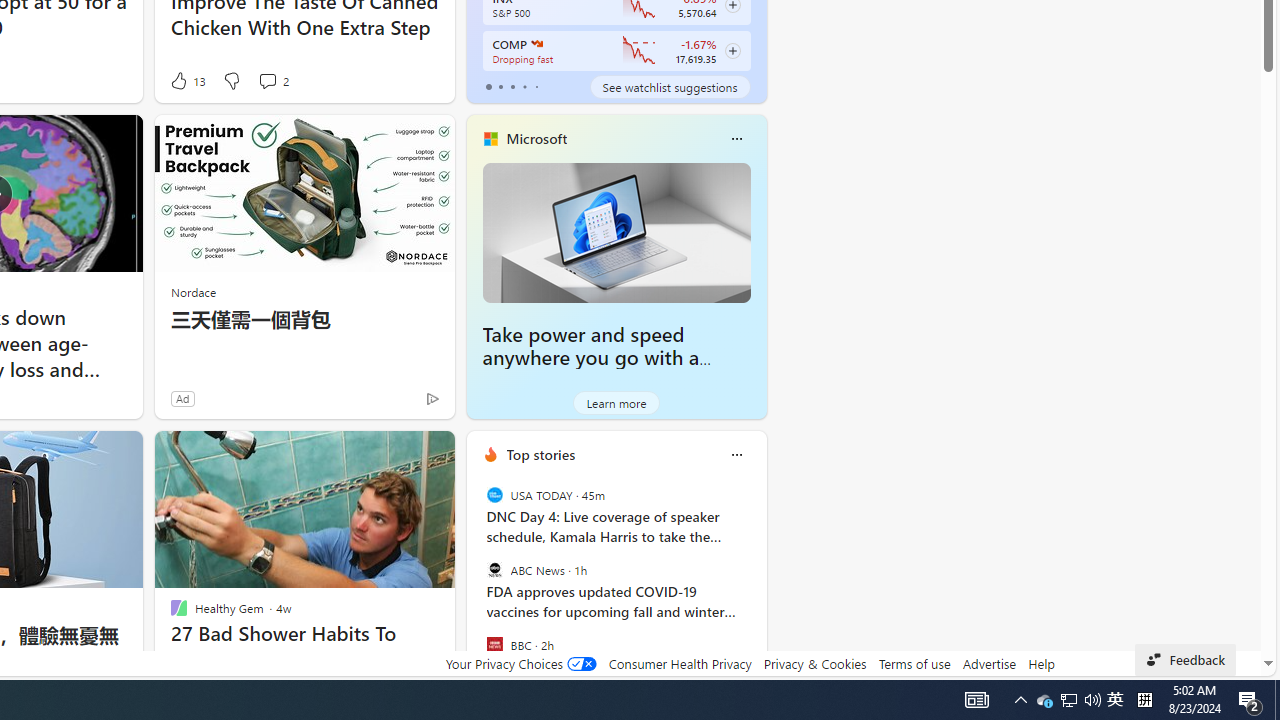  I want to click on 'USA TODAY', so click(494, 495).